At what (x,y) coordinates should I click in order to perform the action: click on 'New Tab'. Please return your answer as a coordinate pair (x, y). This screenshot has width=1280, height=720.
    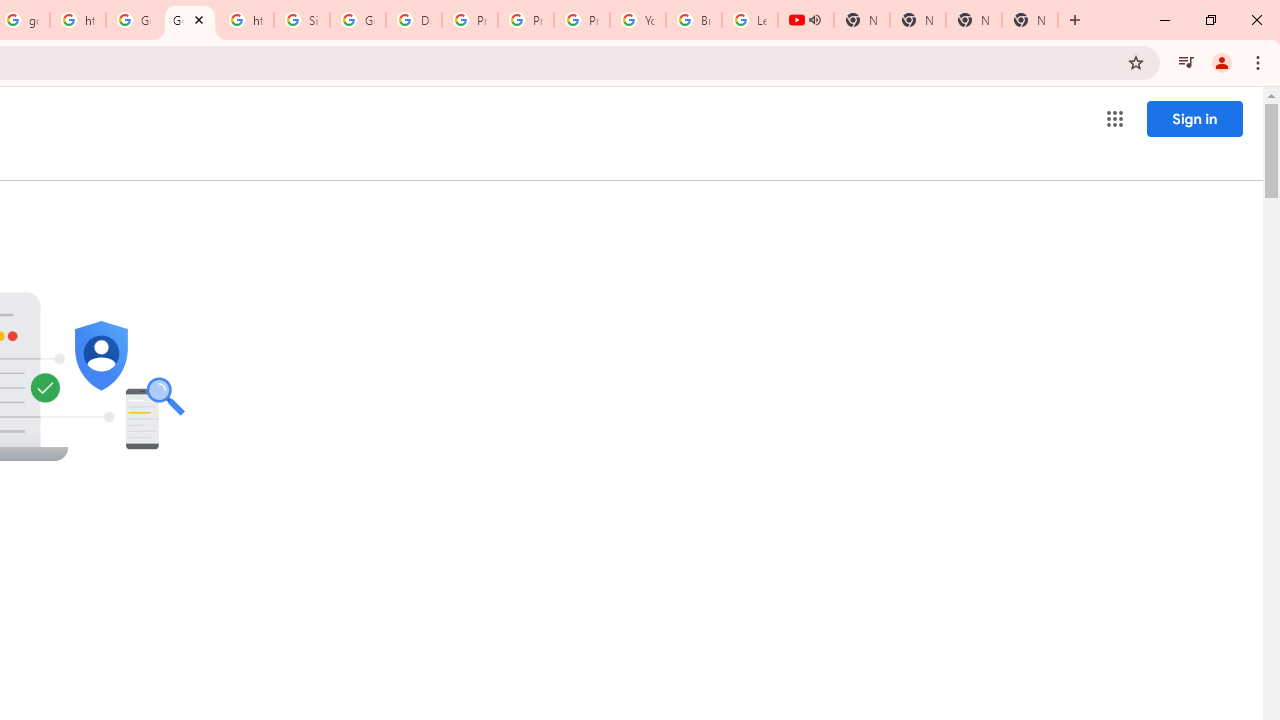
    Looking at the image, I should click on (1030, 20).